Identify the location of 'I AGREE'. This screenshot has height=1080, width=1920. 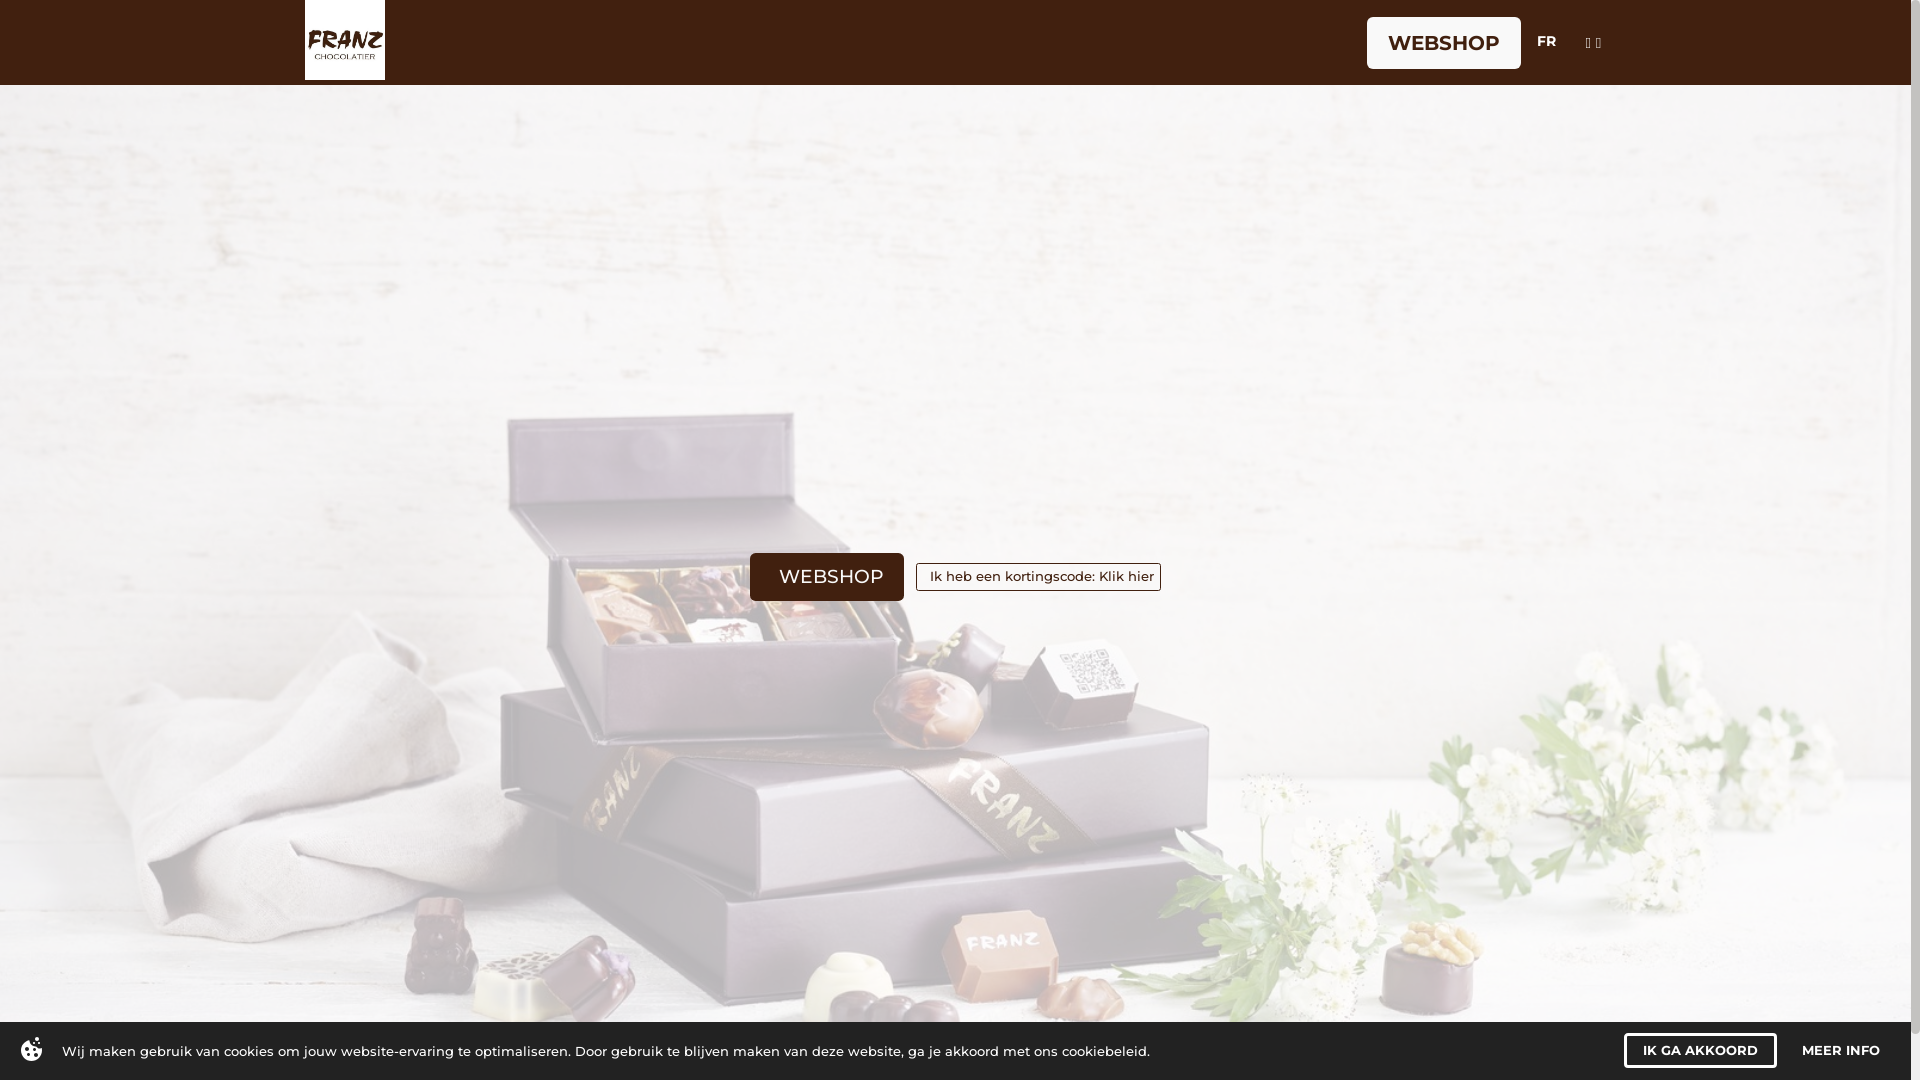
(1736, 1049).